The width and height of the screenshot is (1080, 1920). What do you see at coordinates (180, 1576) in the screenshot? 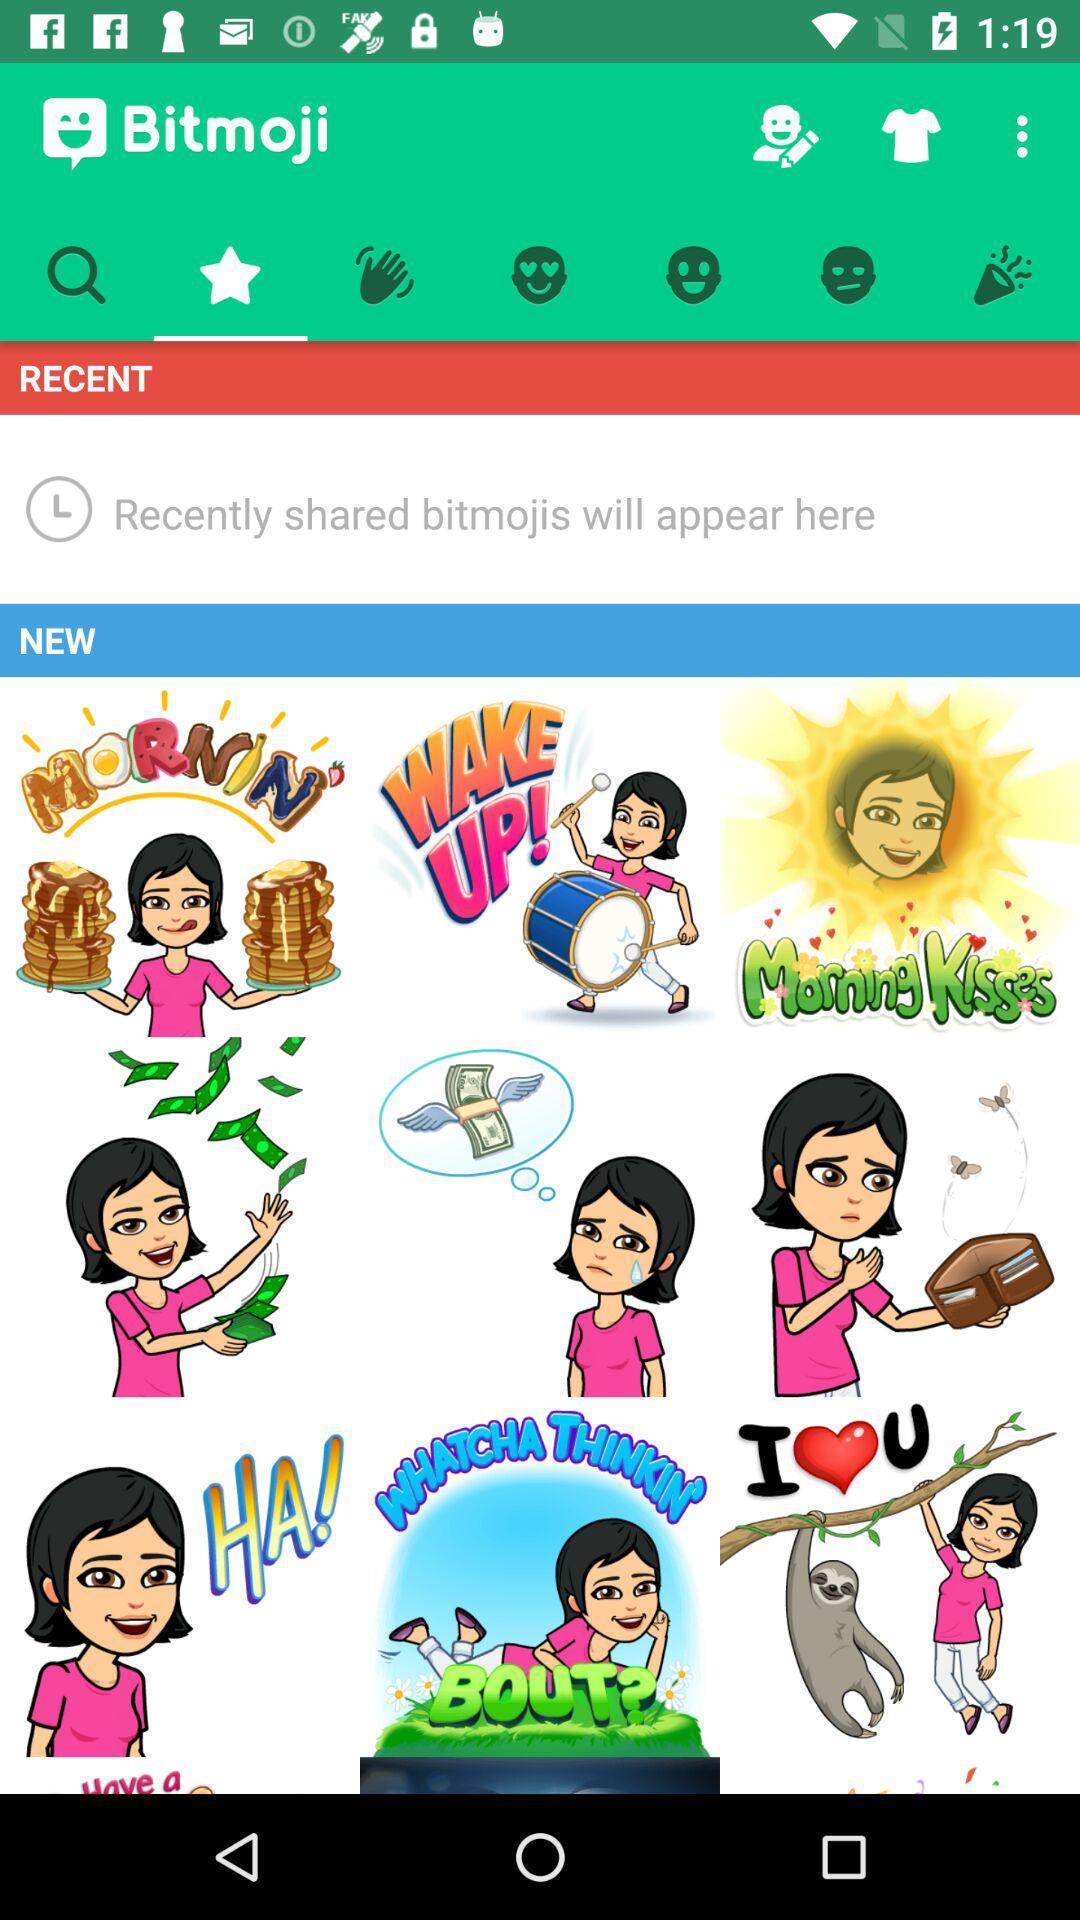
I see `bitmoji ha` at bounding box center [180, 1576].